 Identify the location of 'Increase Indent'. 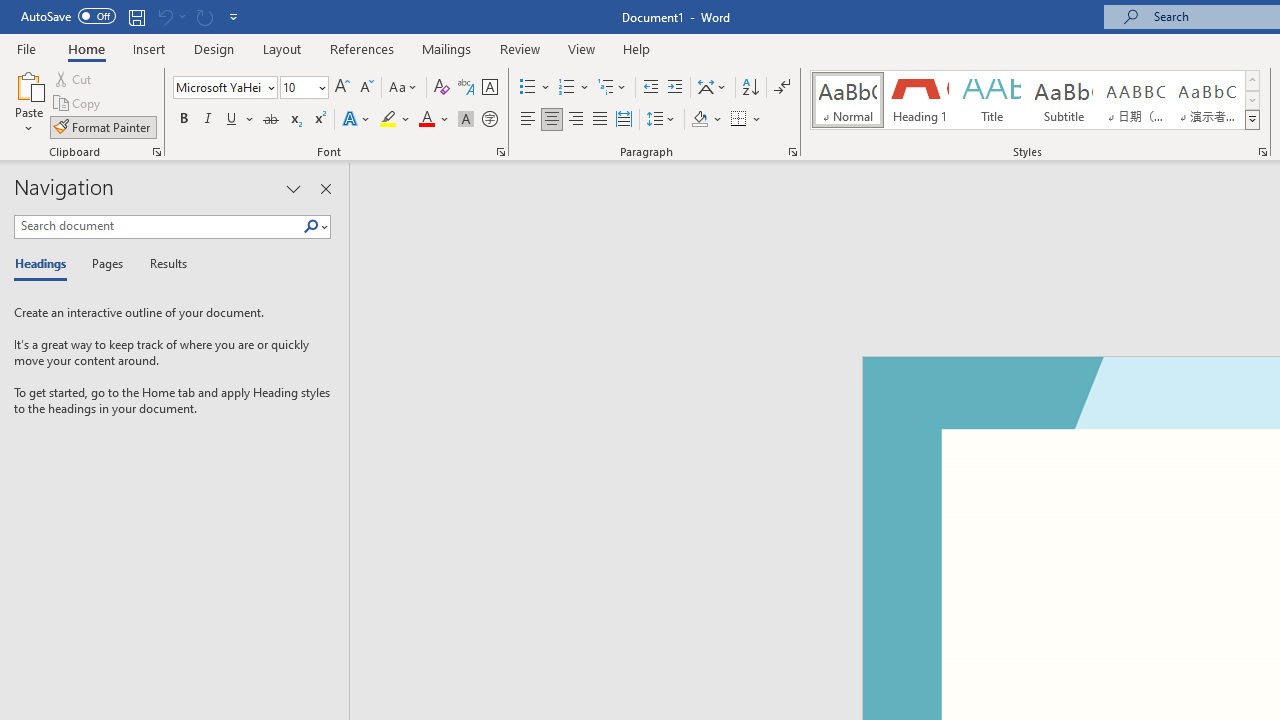
(675, 86).